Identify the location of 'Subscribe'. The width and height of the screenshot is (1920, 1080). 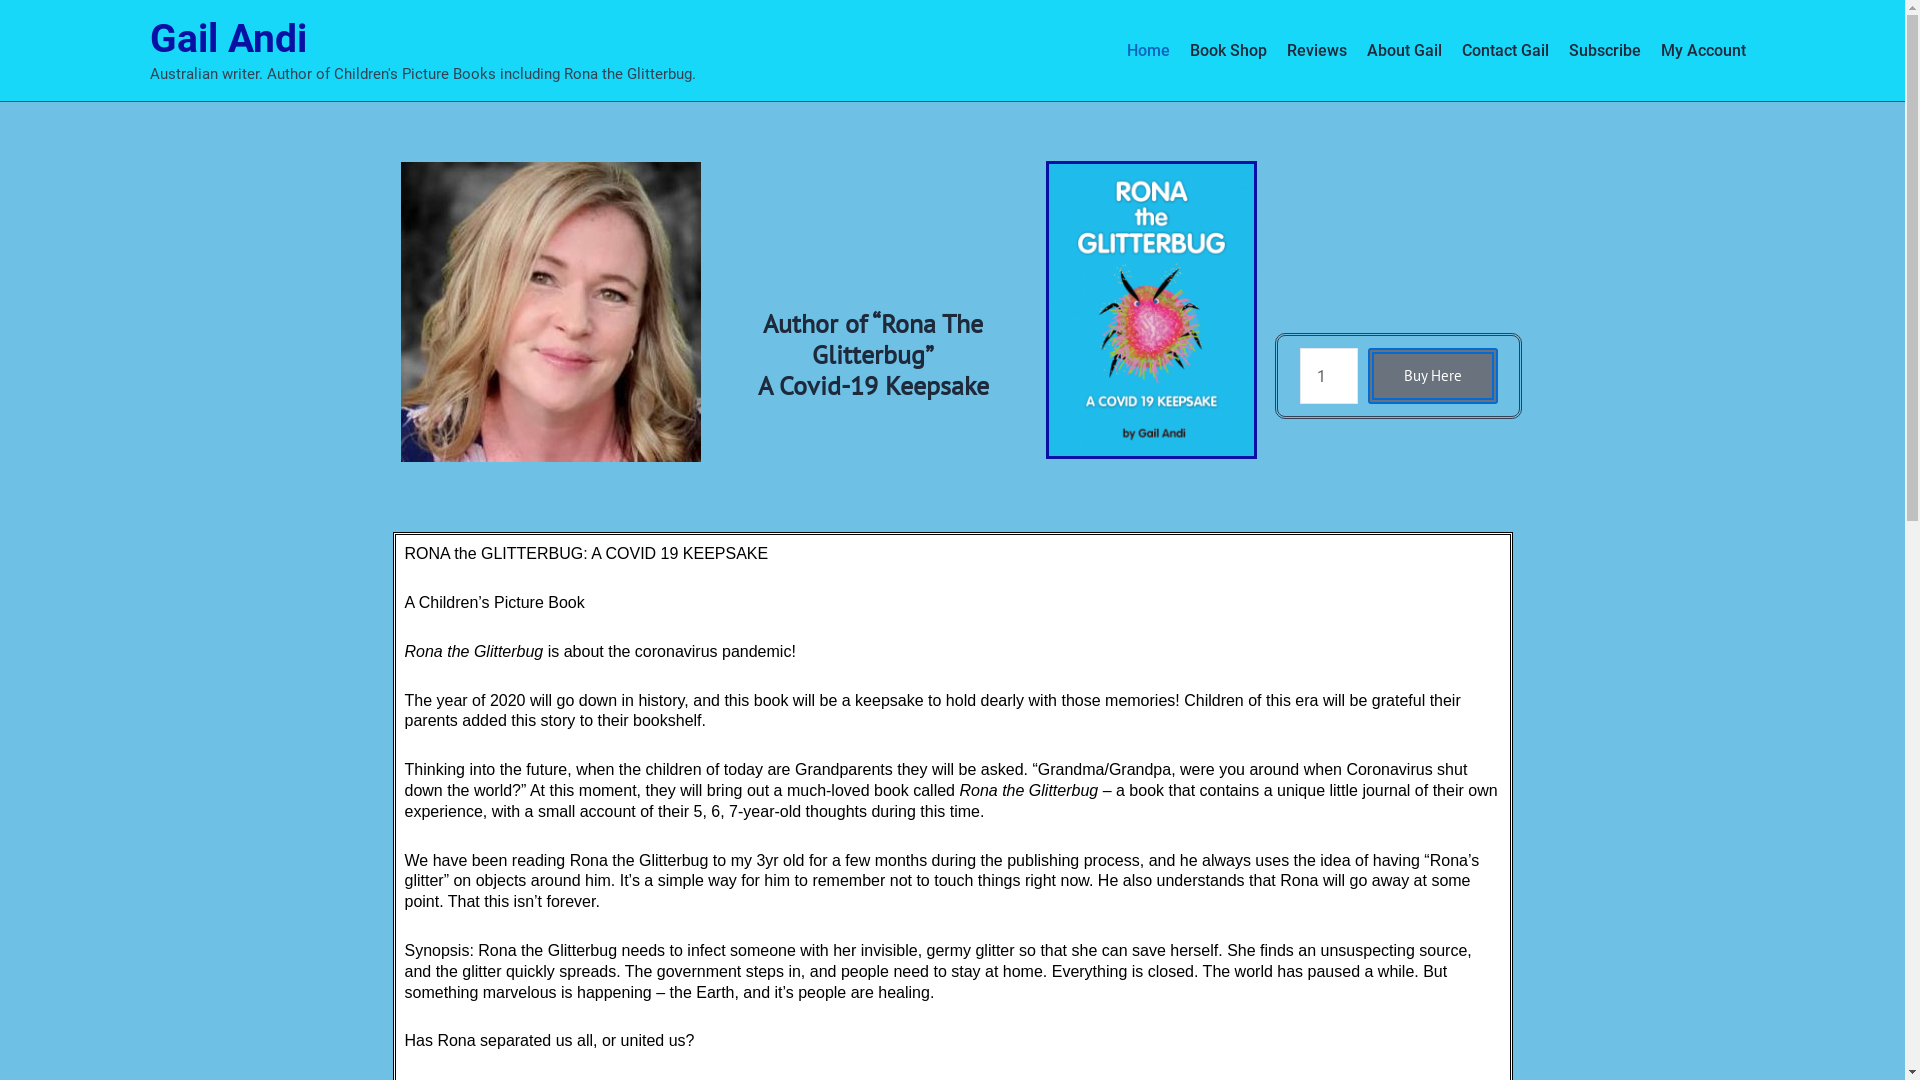
(1603, 49).